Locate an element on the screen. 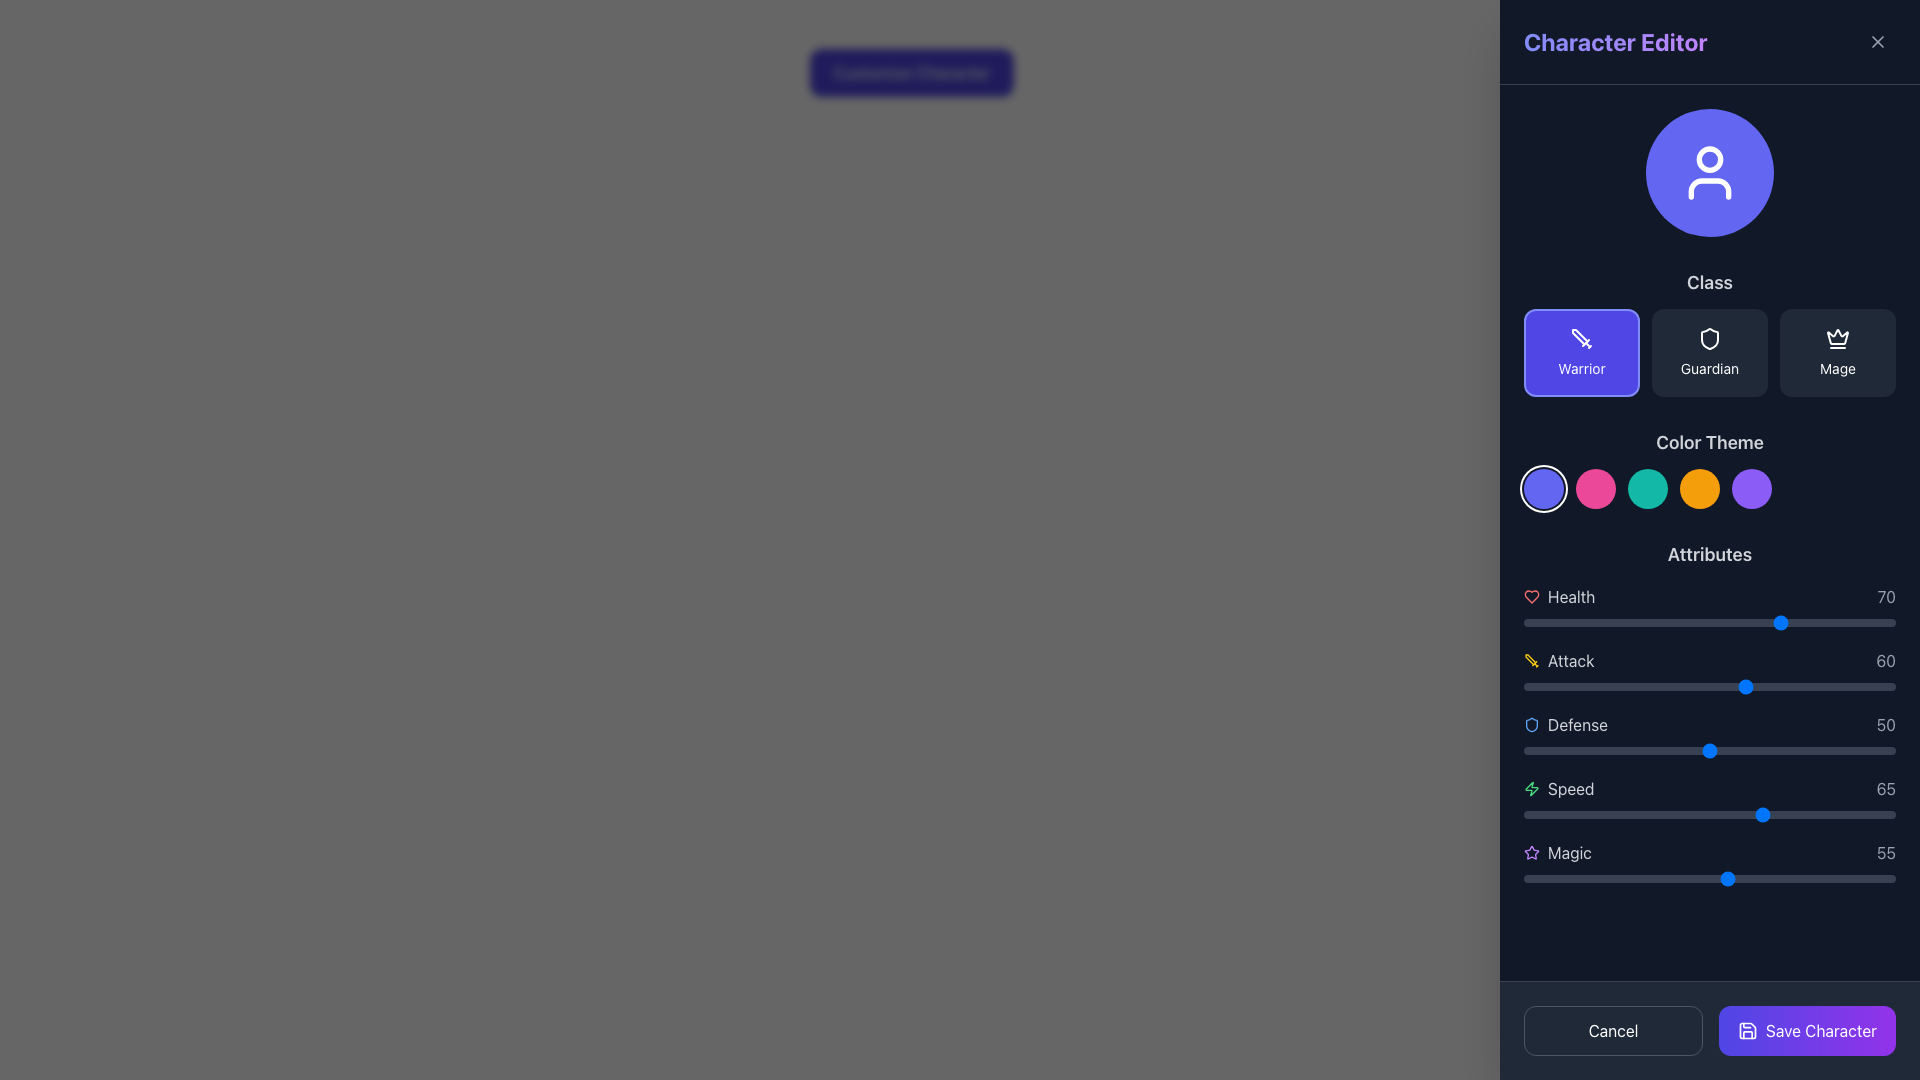  the color options in the 'Color Theme' selection section is located at coordinates (1708, 469).